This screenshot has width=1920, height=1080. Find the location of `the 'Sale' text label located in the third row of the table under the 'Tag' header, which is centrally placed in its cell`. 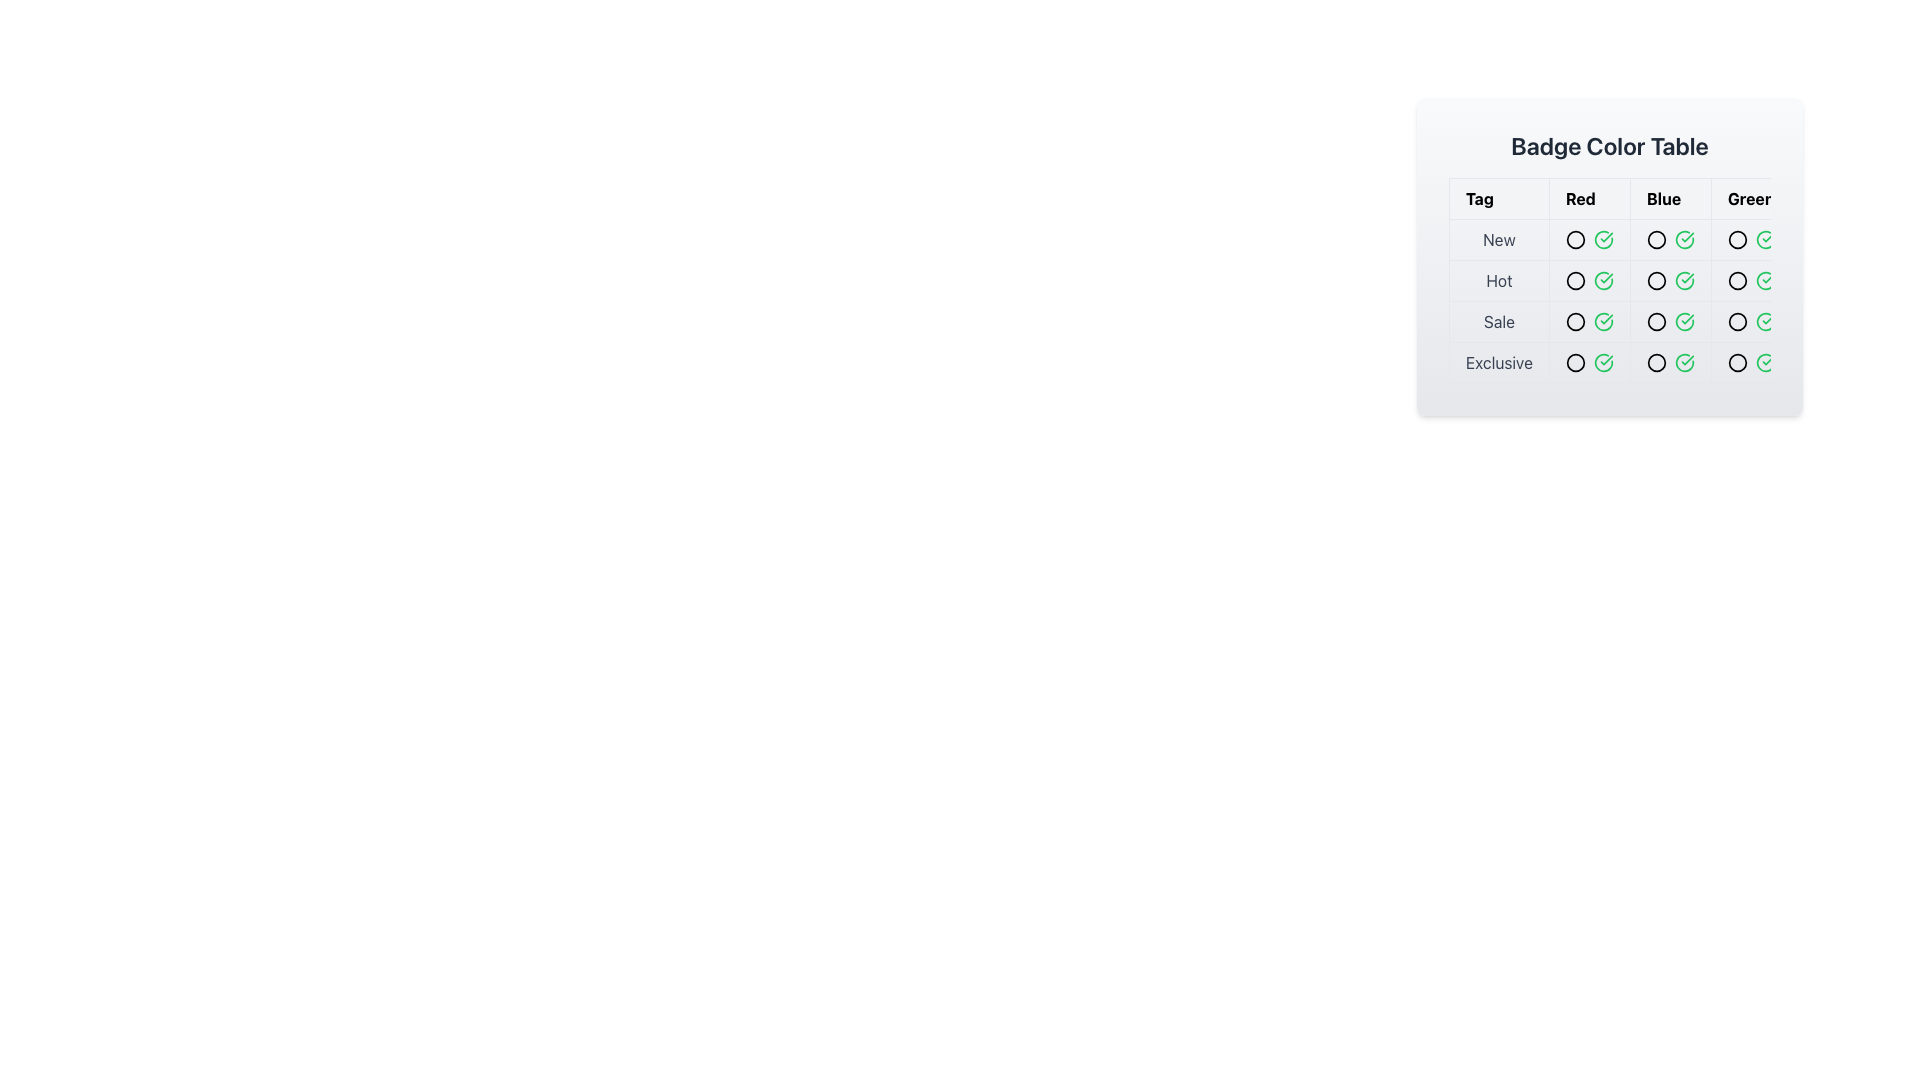

the 'Sale' text label located in the third row of the table under the 'Tag' header, which is centrally placed in its cell is located at coordinates (1499, 320).